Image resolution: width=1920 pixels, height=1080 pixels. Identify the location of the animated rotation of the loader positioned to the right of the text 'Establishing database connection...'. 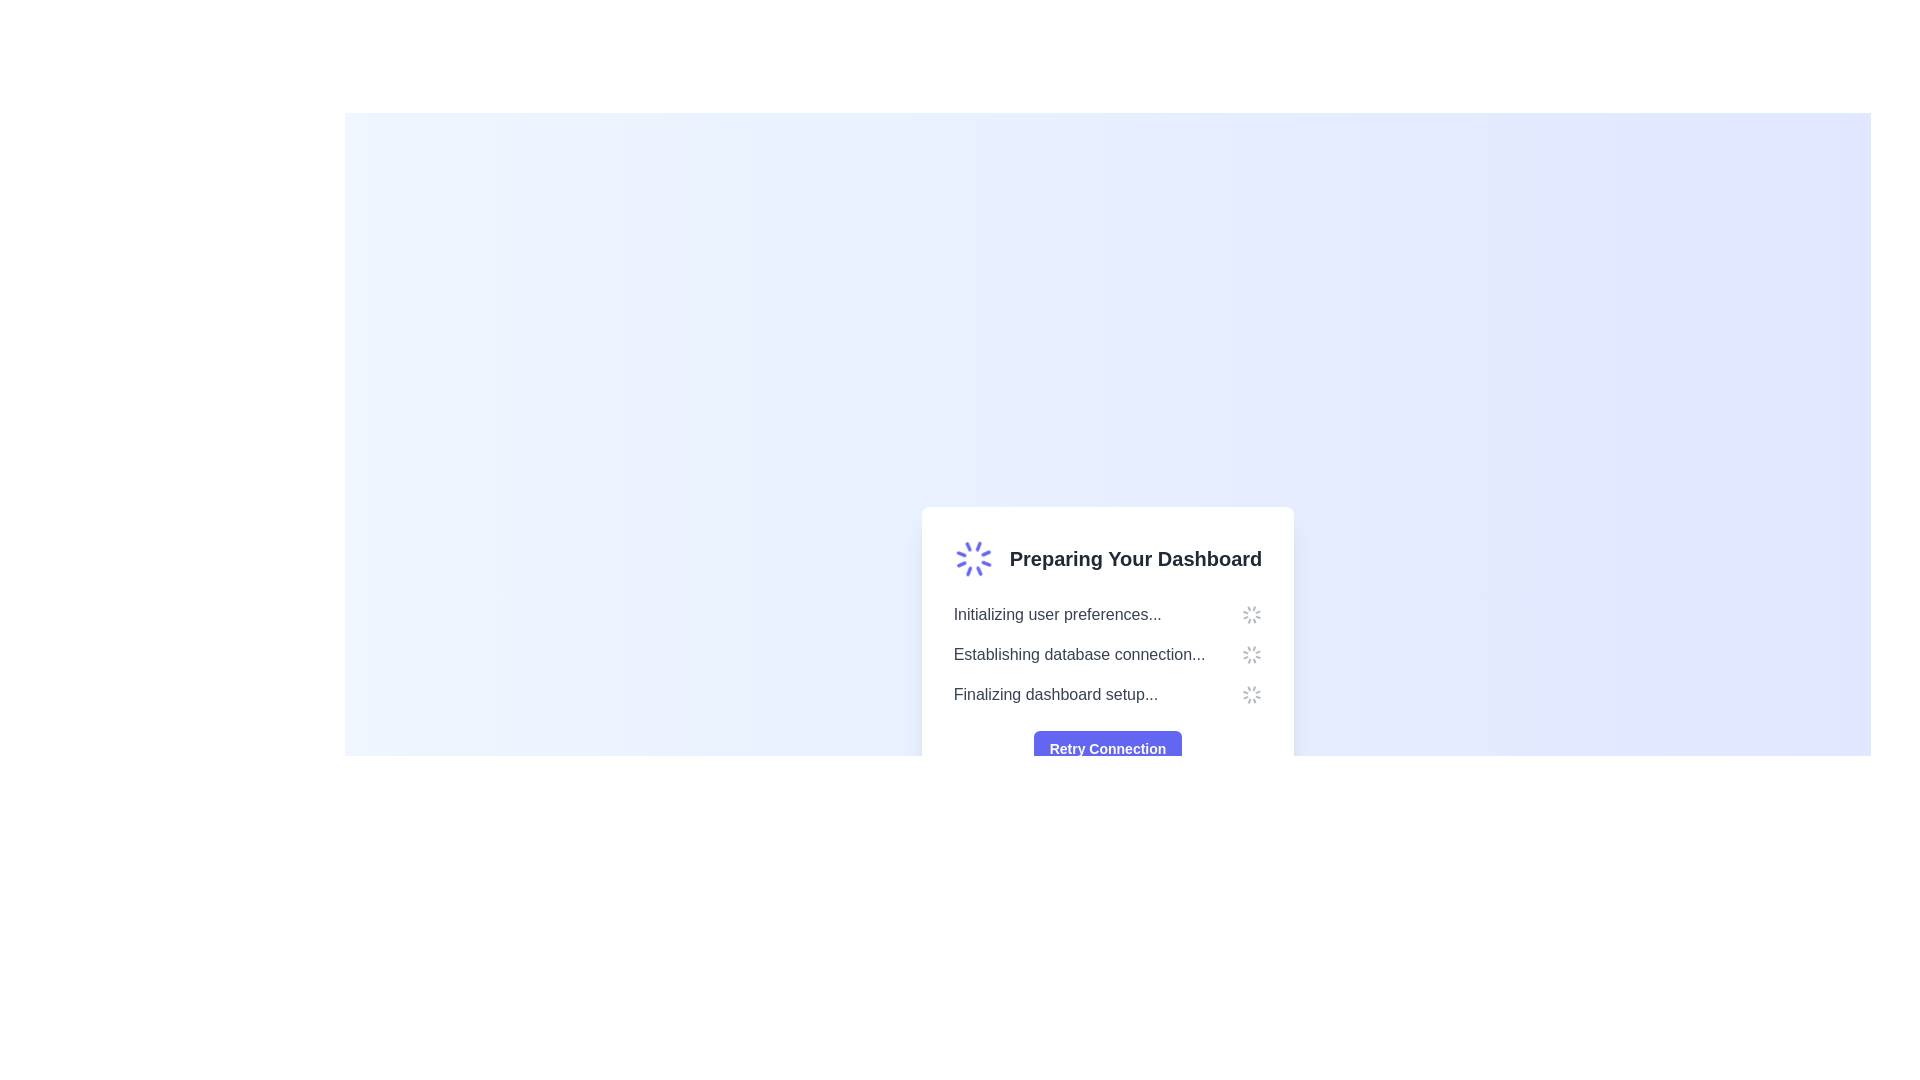
(1251, 655).